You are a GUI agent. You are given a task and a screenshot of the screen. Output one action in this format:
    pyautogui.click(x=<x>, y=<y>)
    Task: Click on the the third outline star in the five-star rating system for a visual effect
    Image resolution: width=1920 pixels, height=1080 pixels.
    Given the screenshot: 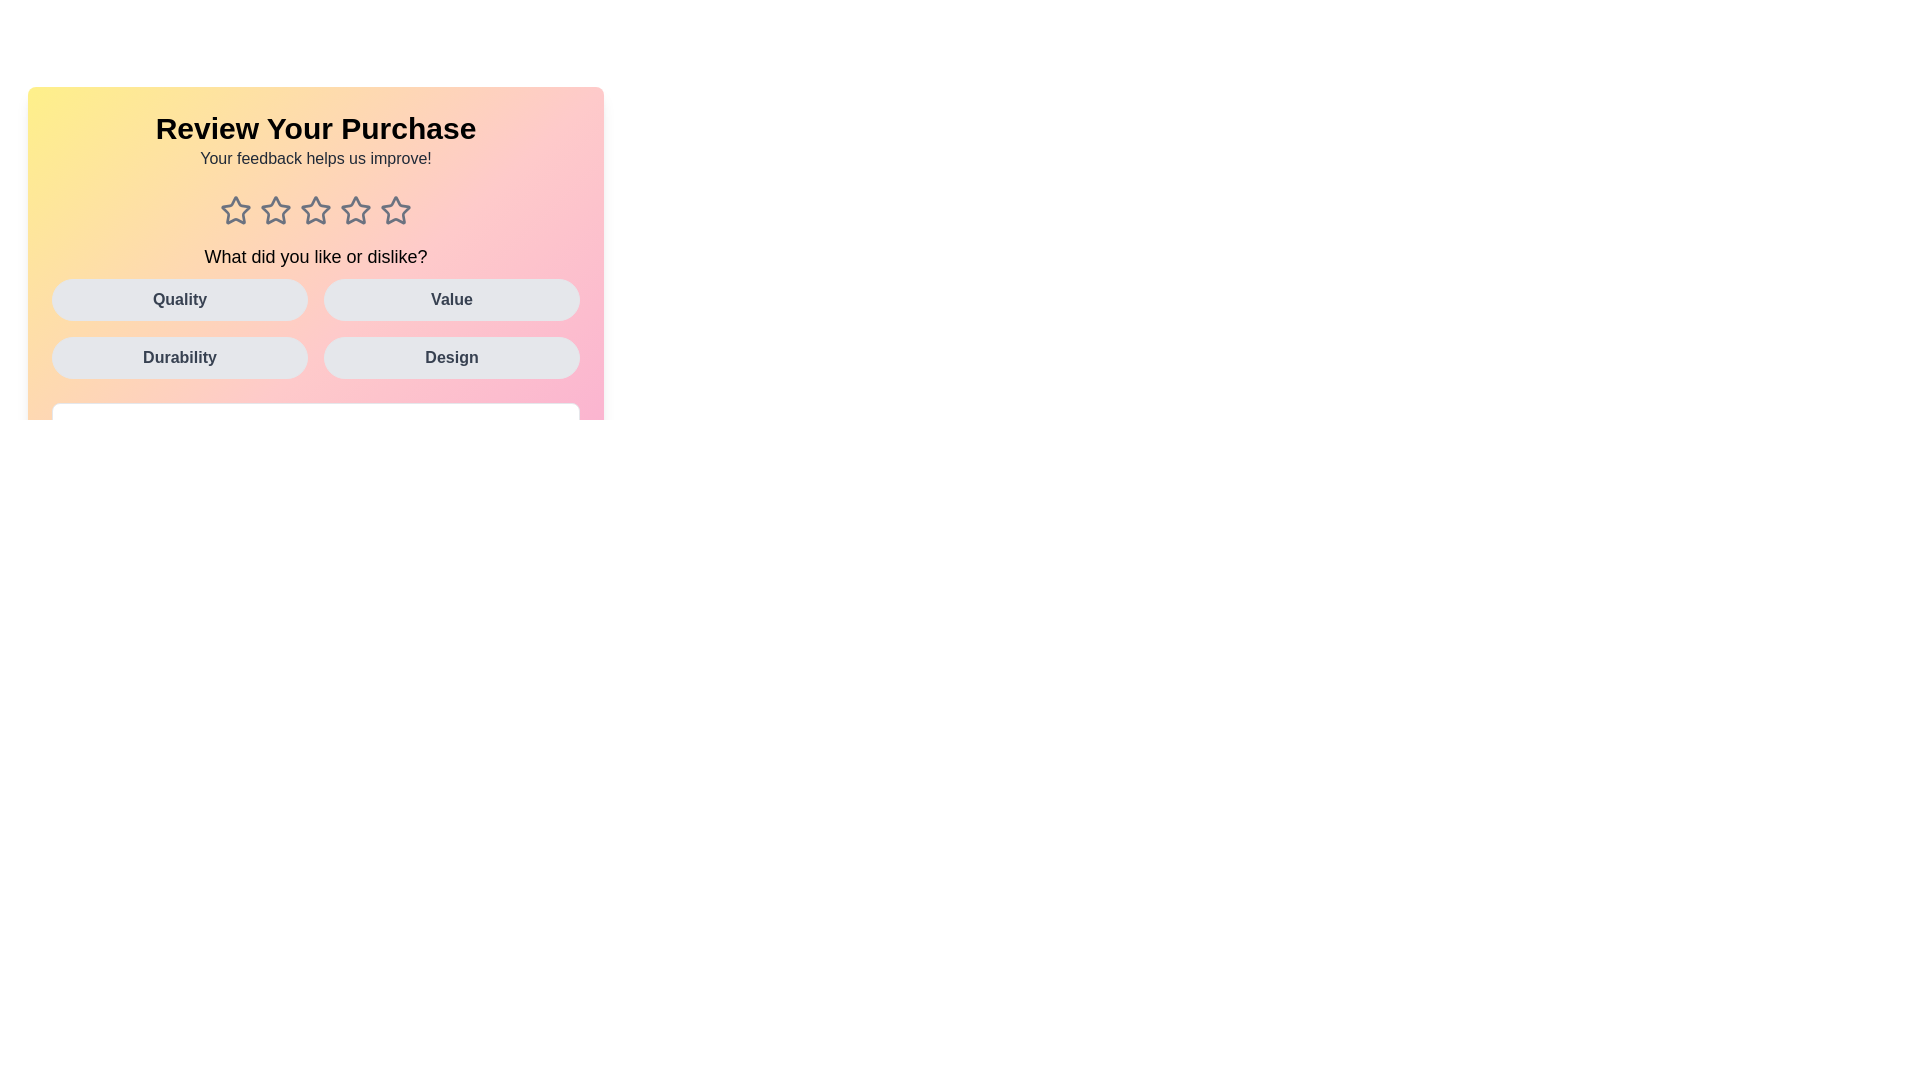 What is the action you would take?
    pyautogui.click(x=315, y=211)
    